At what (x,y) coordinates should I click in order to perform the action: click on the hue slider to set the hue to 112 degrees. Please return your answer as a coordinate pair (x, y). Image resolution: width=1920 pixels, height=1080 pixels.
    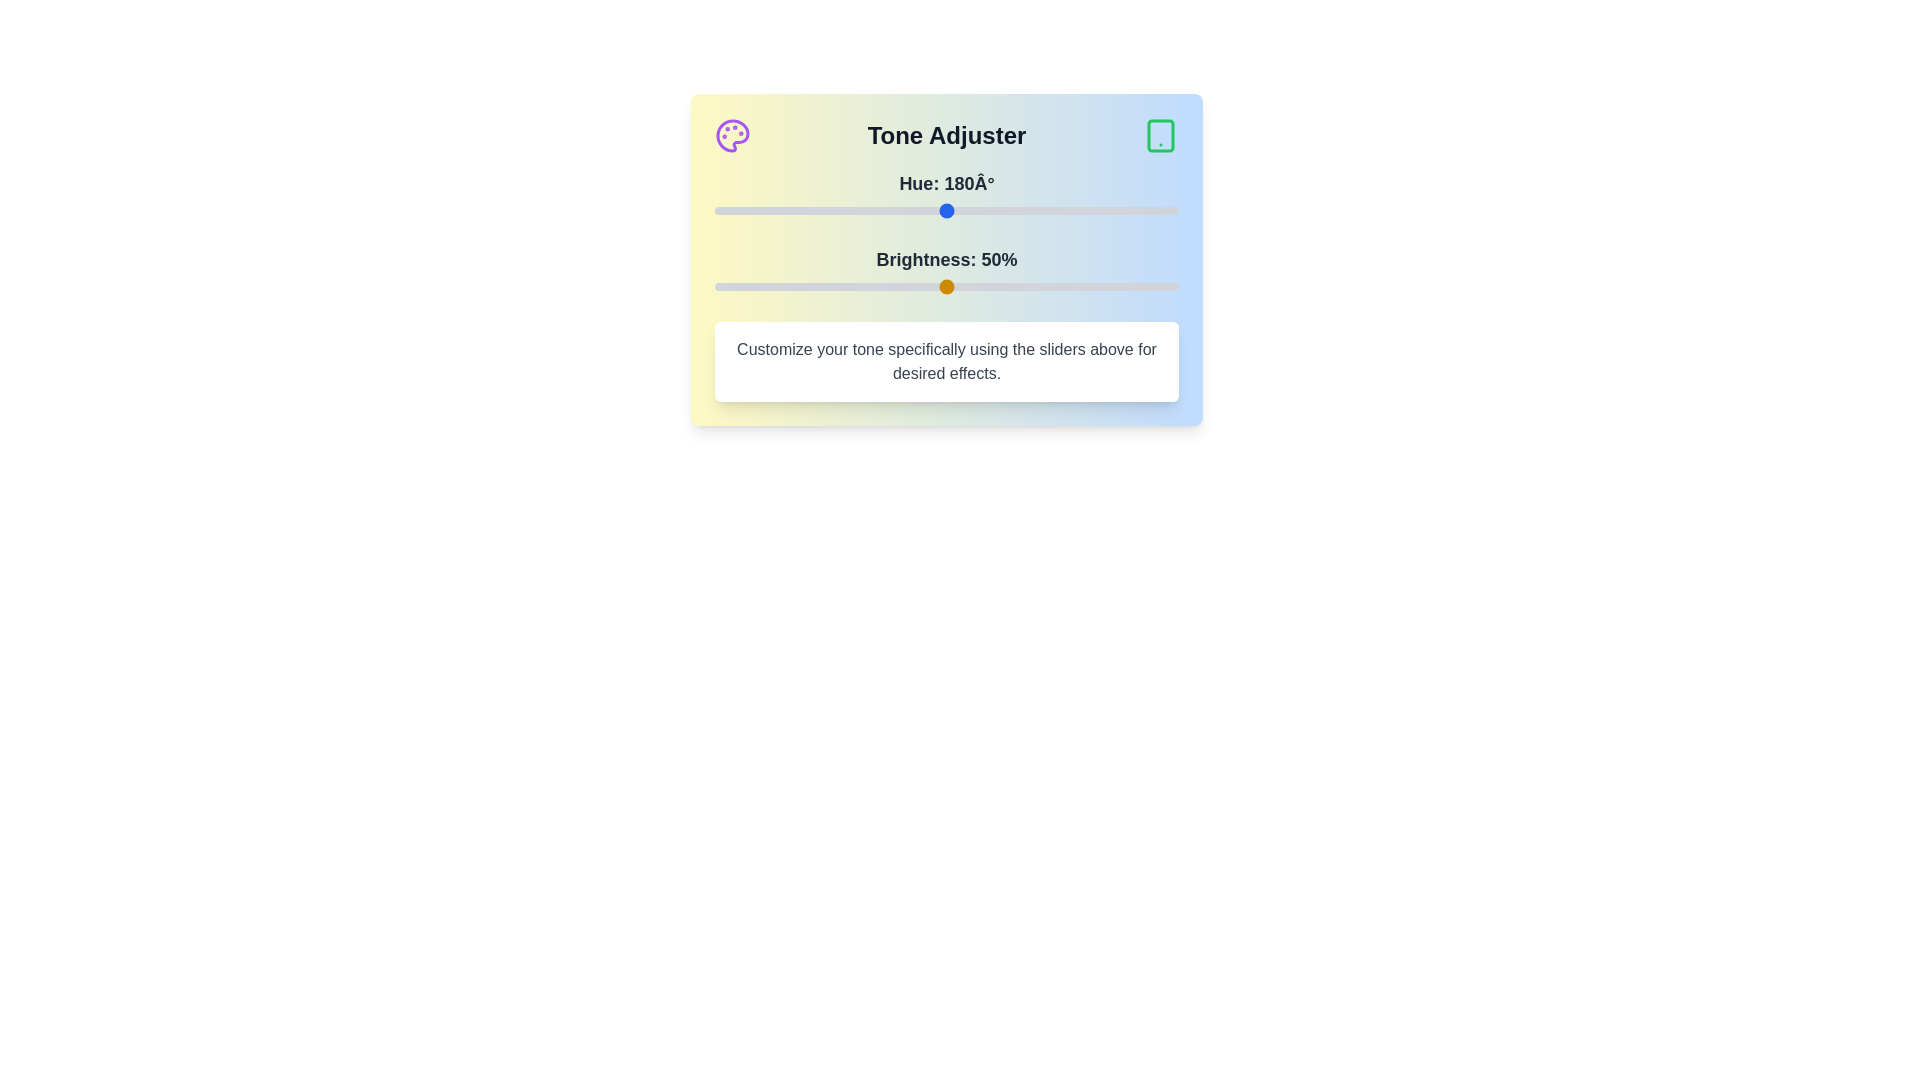
    Looking at the image, I should click on (859, 211).